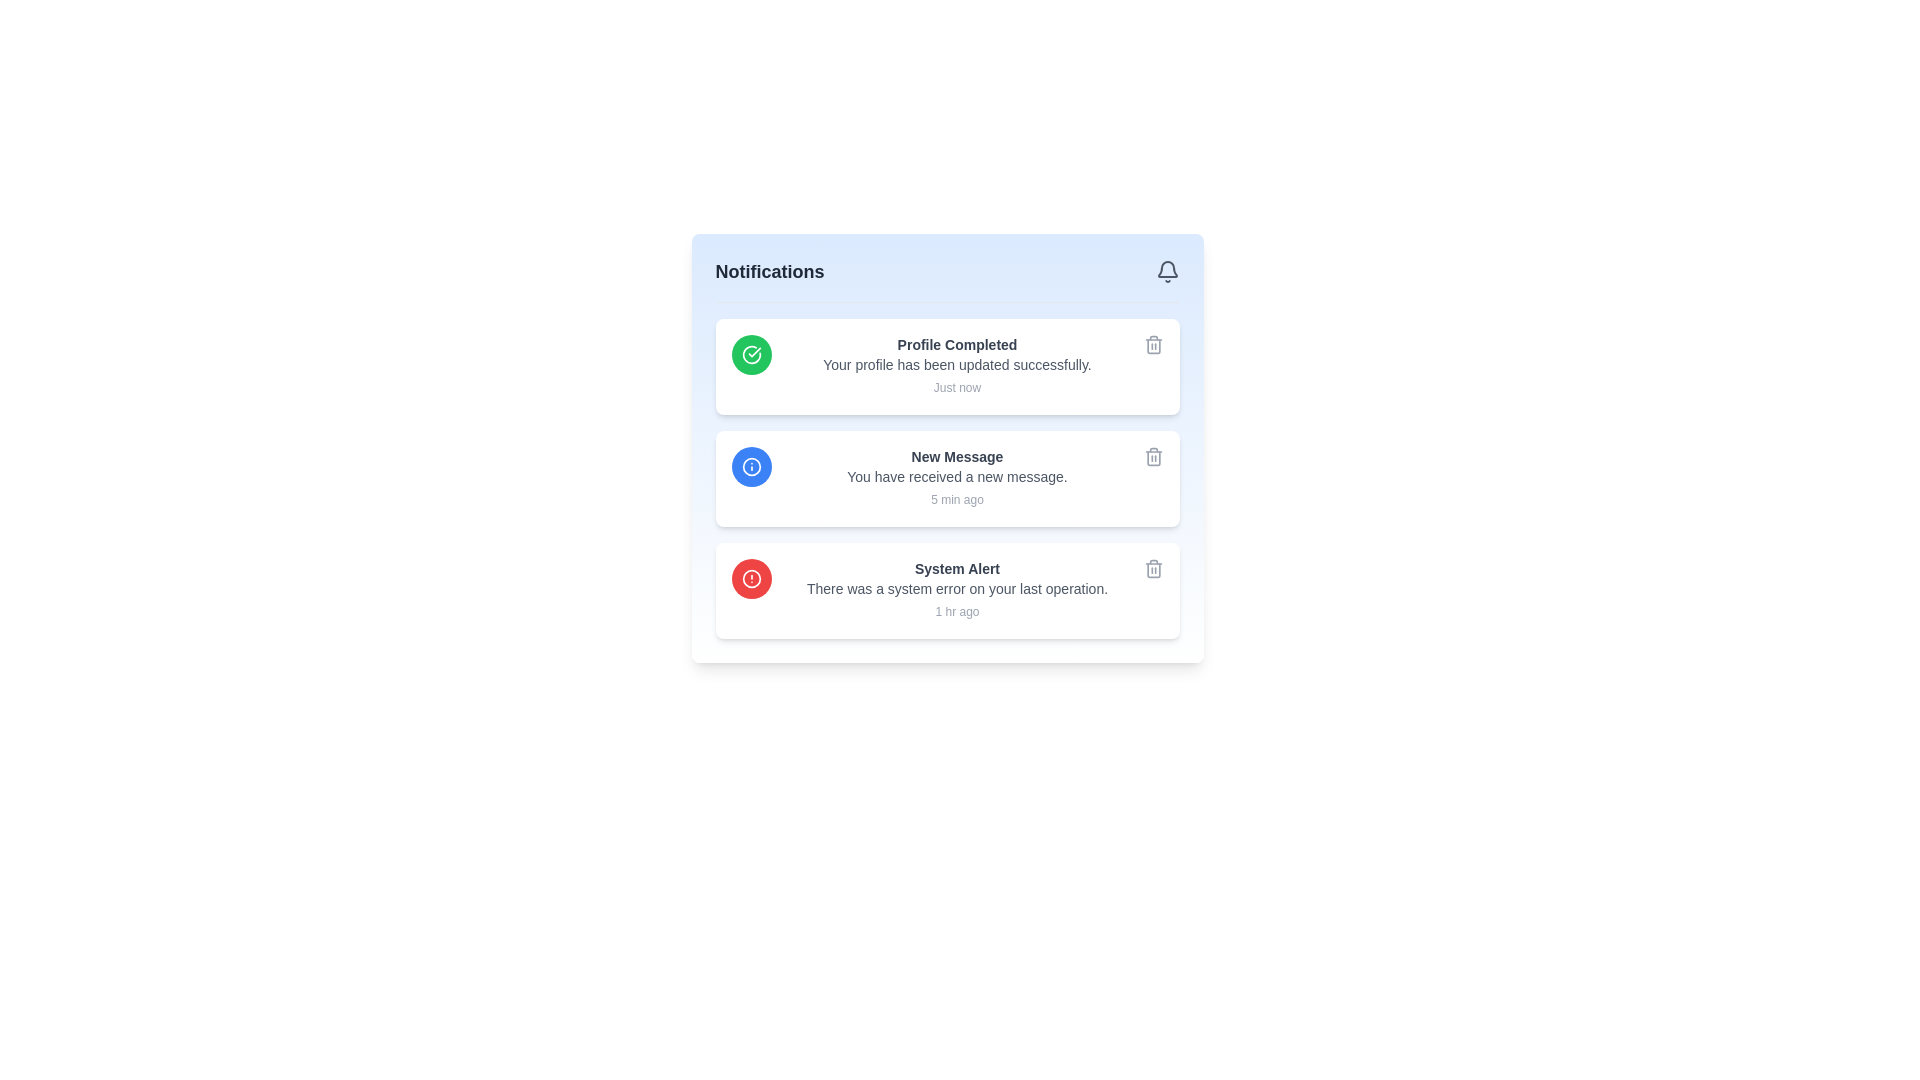 The image size is (1920, 1080). What do you see at coordinates (750, 466) in the screenshot?
I see `the vector graphic element representing the informational aspect of the middle notification item, aligned with the text 'New Message'` at bounding box center [750, 466].